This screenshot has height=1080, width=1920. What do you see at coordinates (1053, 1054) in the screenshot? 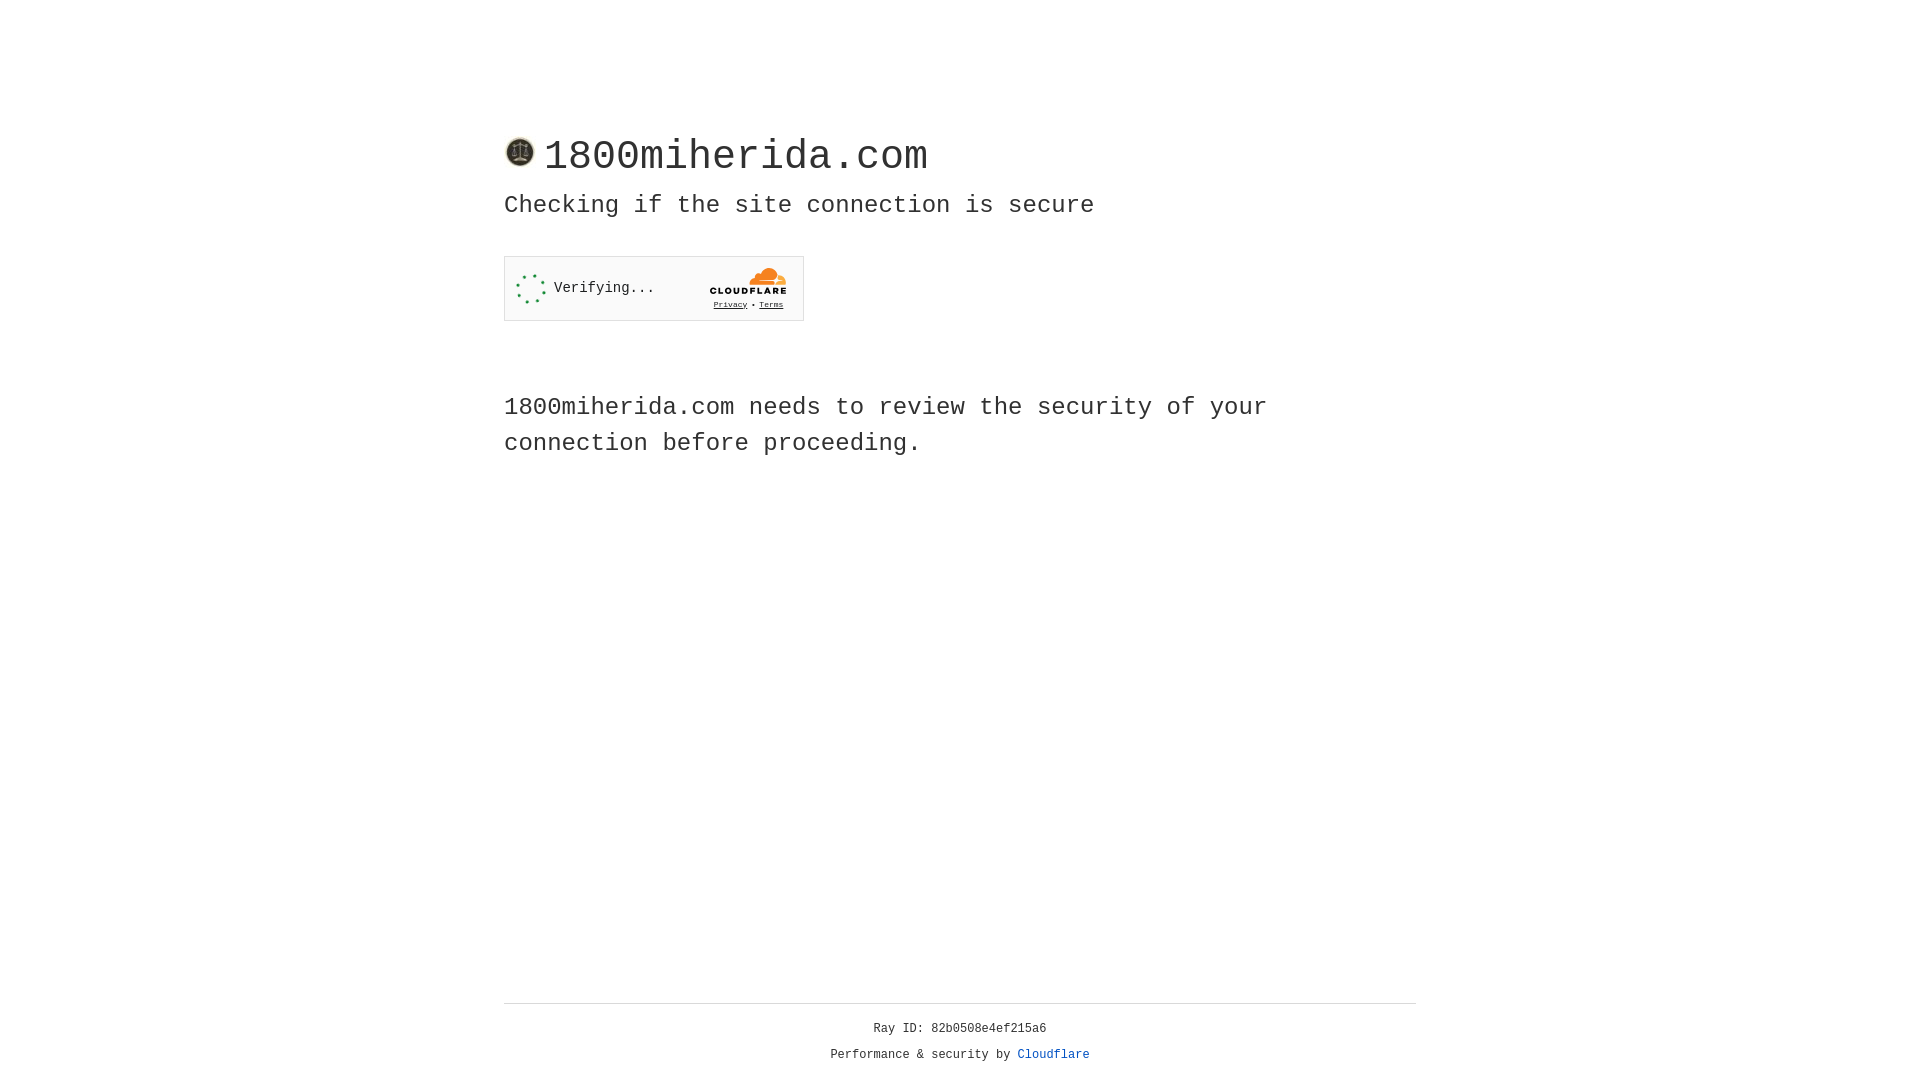
I see `'Cloudflare'` at bounding box center [1053, 1054].